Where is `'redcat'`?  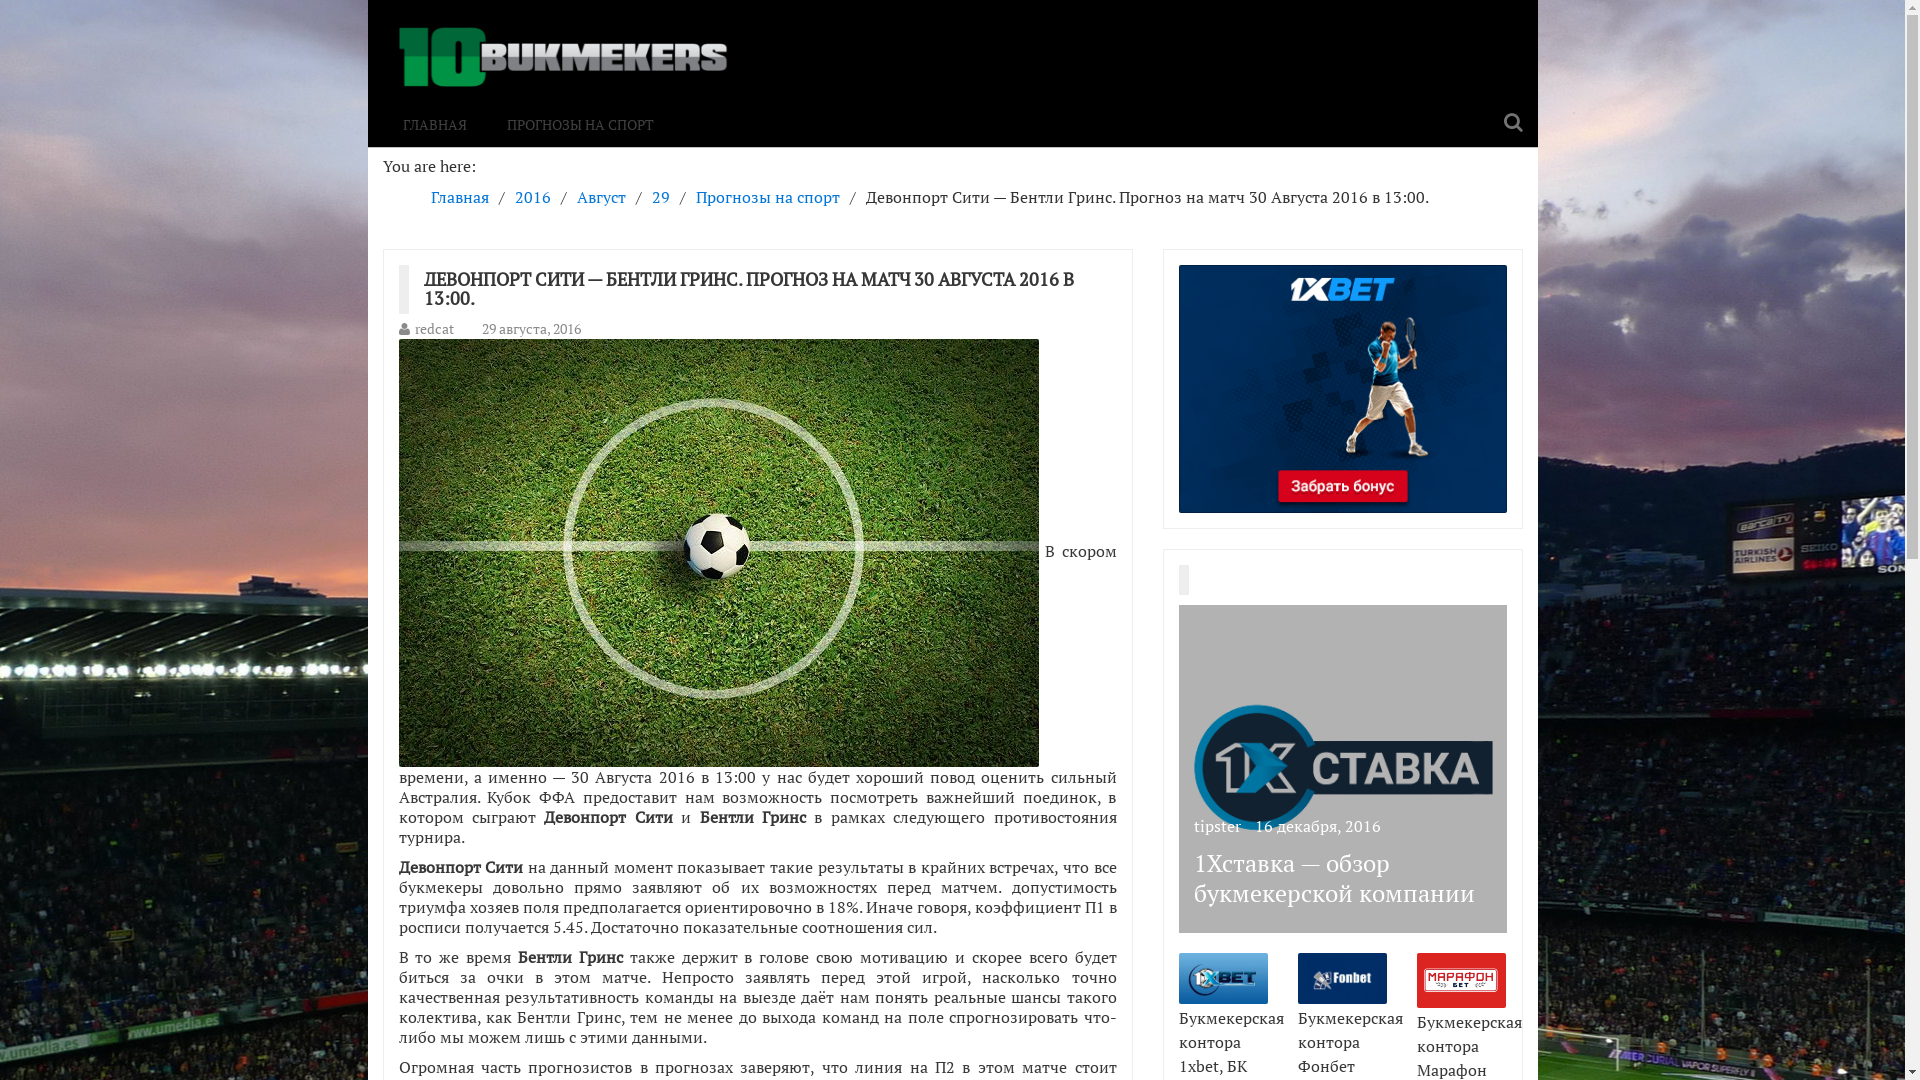
'redcat' is located at coordinates (432, 327).